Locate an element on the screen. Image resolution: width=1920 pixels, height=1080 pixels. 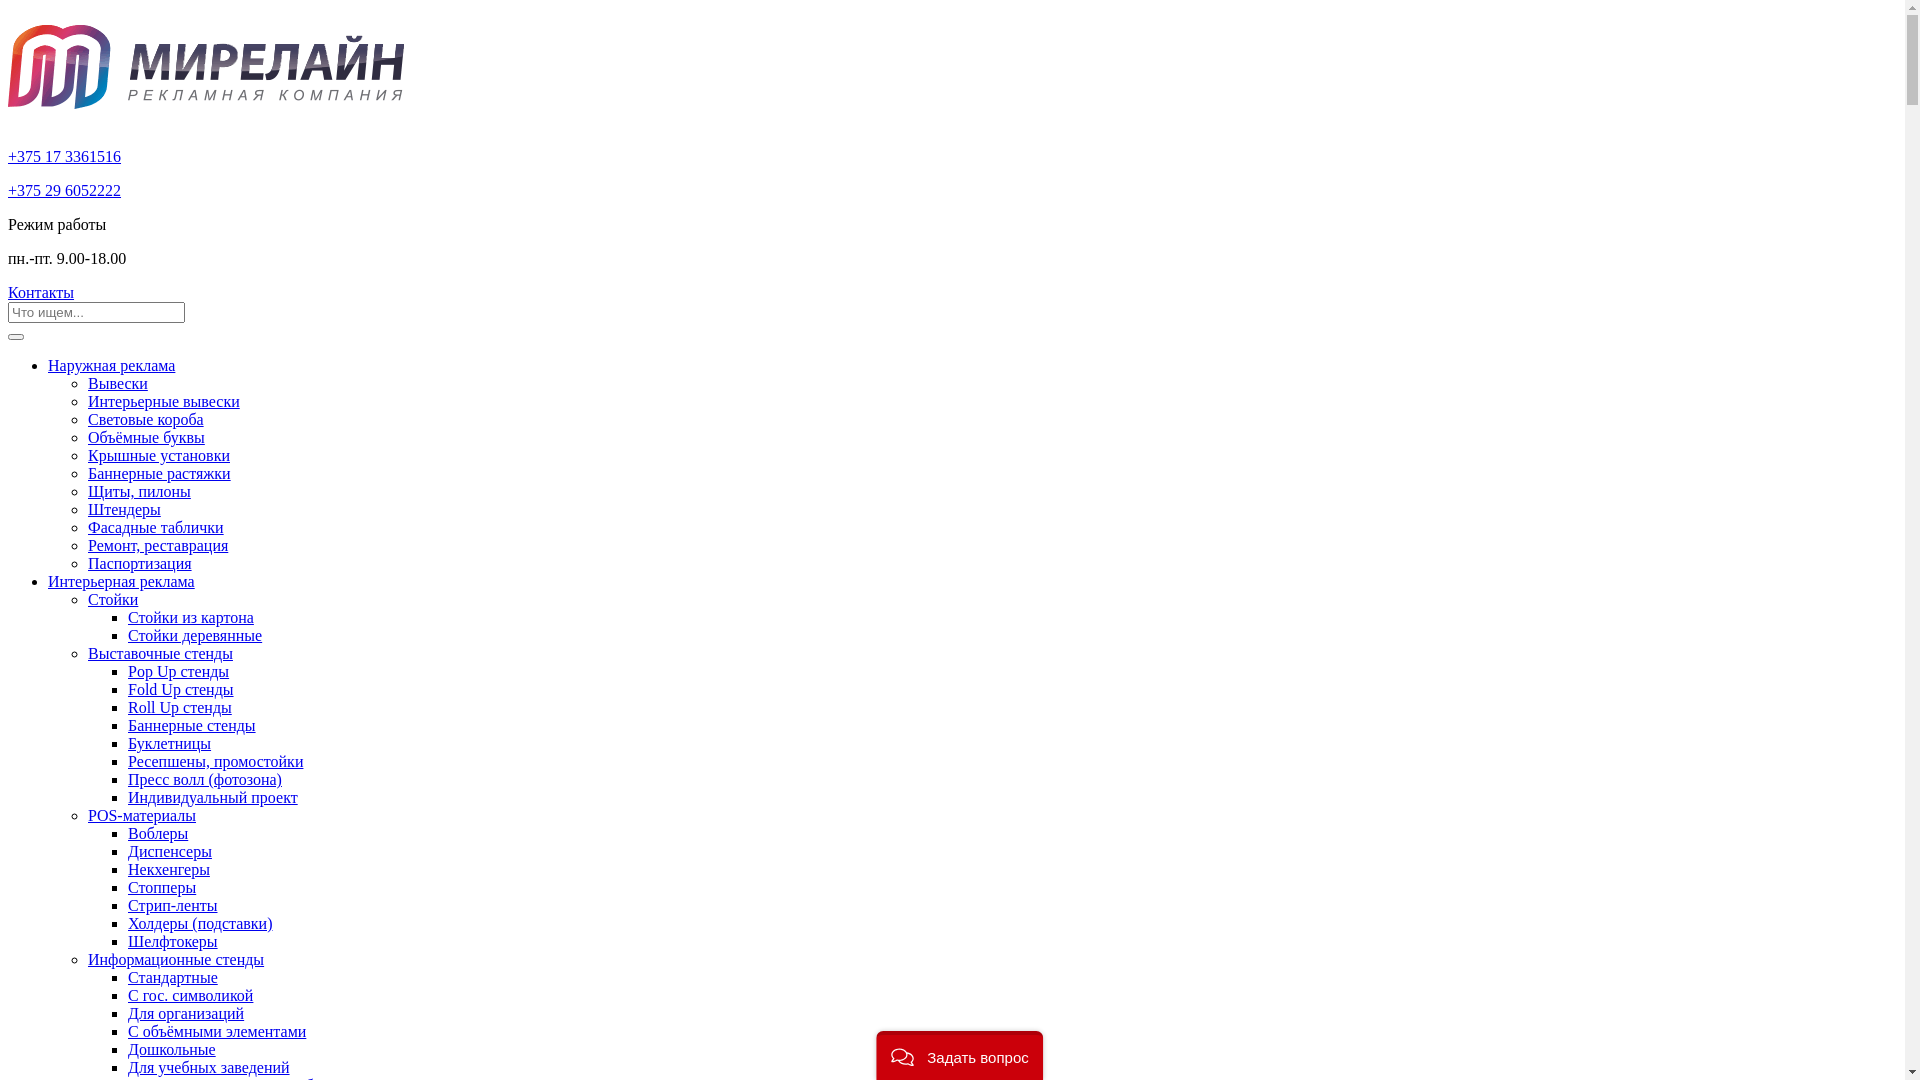
'+375 17 3361516' is located at coordinates (64, 155).